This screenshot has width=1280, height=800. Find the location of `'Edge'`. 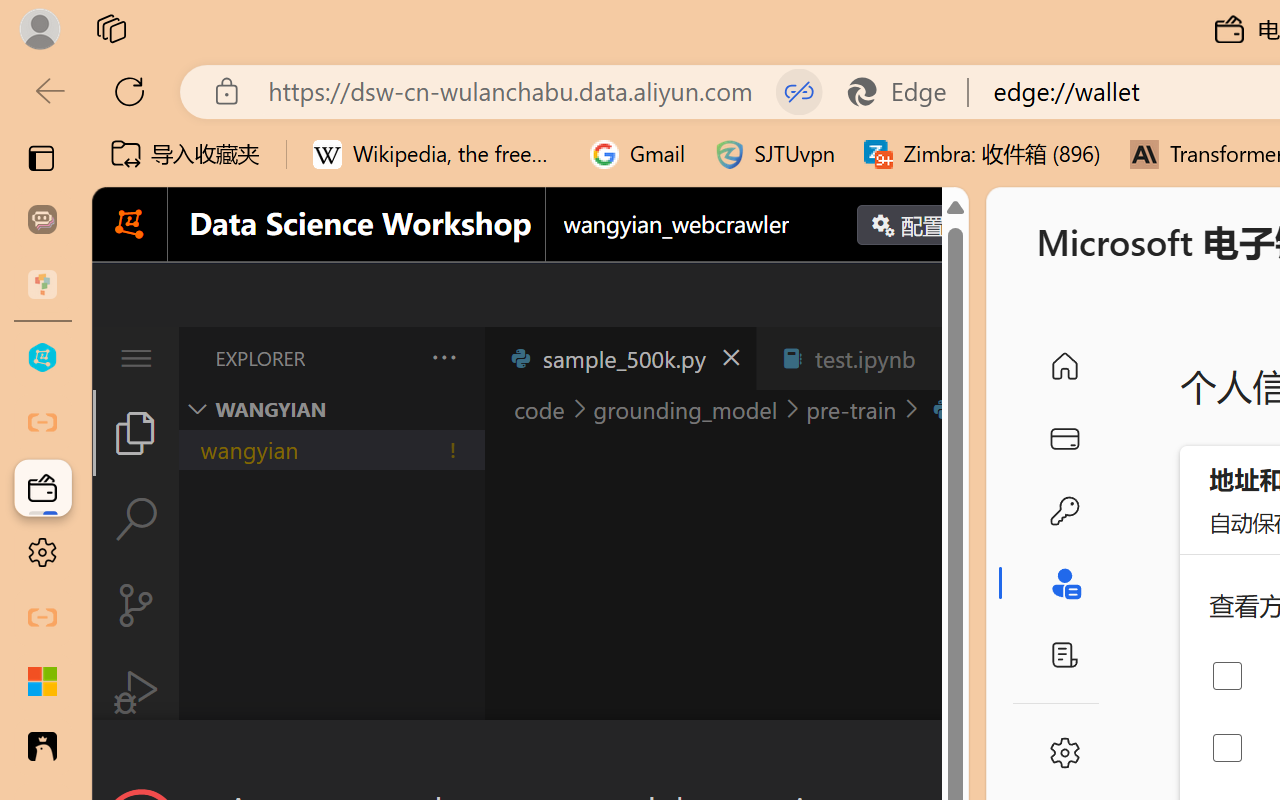

'Edge' is located at coordinates (905, 91).